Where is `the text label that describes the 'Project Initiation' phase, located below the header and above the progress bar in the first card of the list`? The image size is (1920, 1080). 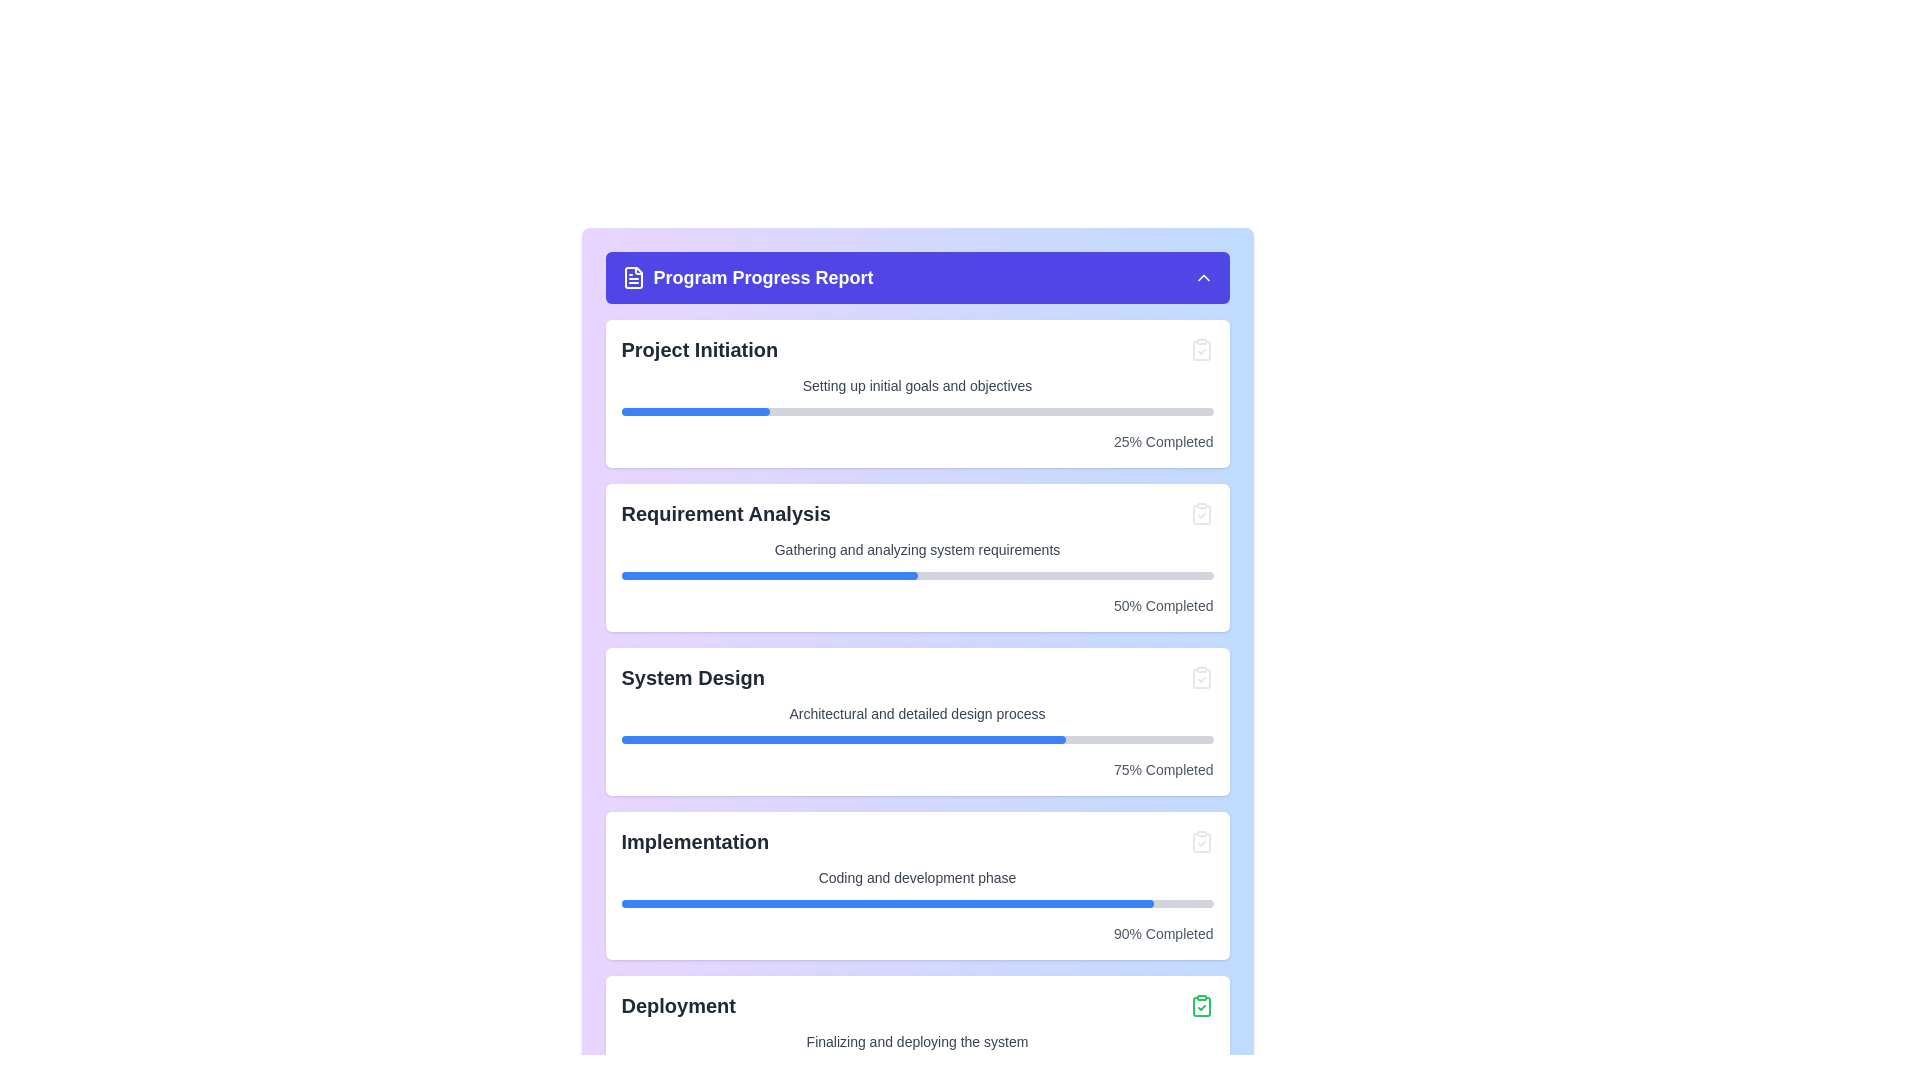
the text label that describes the 'Project Initiation' phase, located below the header and above the progress bar in the first card of the list is located at coordinates (916, 385).